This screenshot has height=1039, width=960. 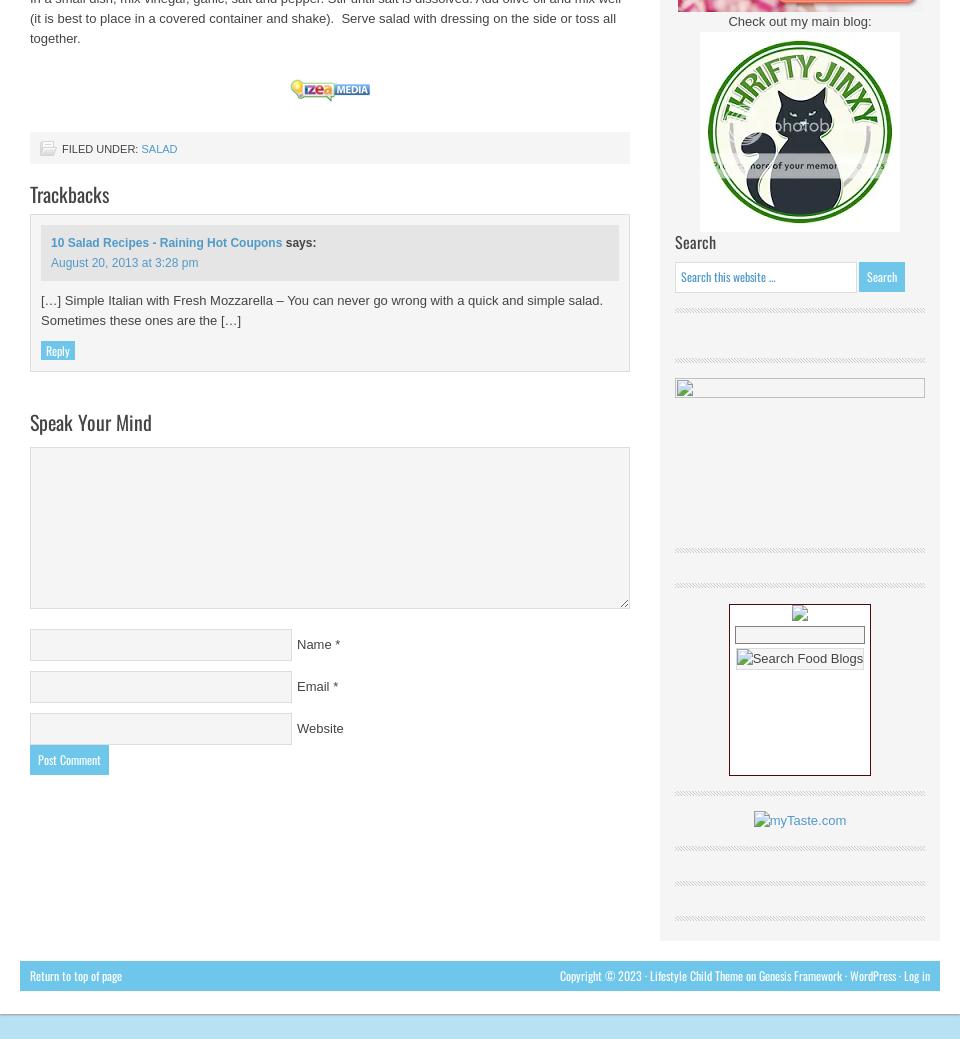 I want to click on 'Email', so click(x=312, y=686).